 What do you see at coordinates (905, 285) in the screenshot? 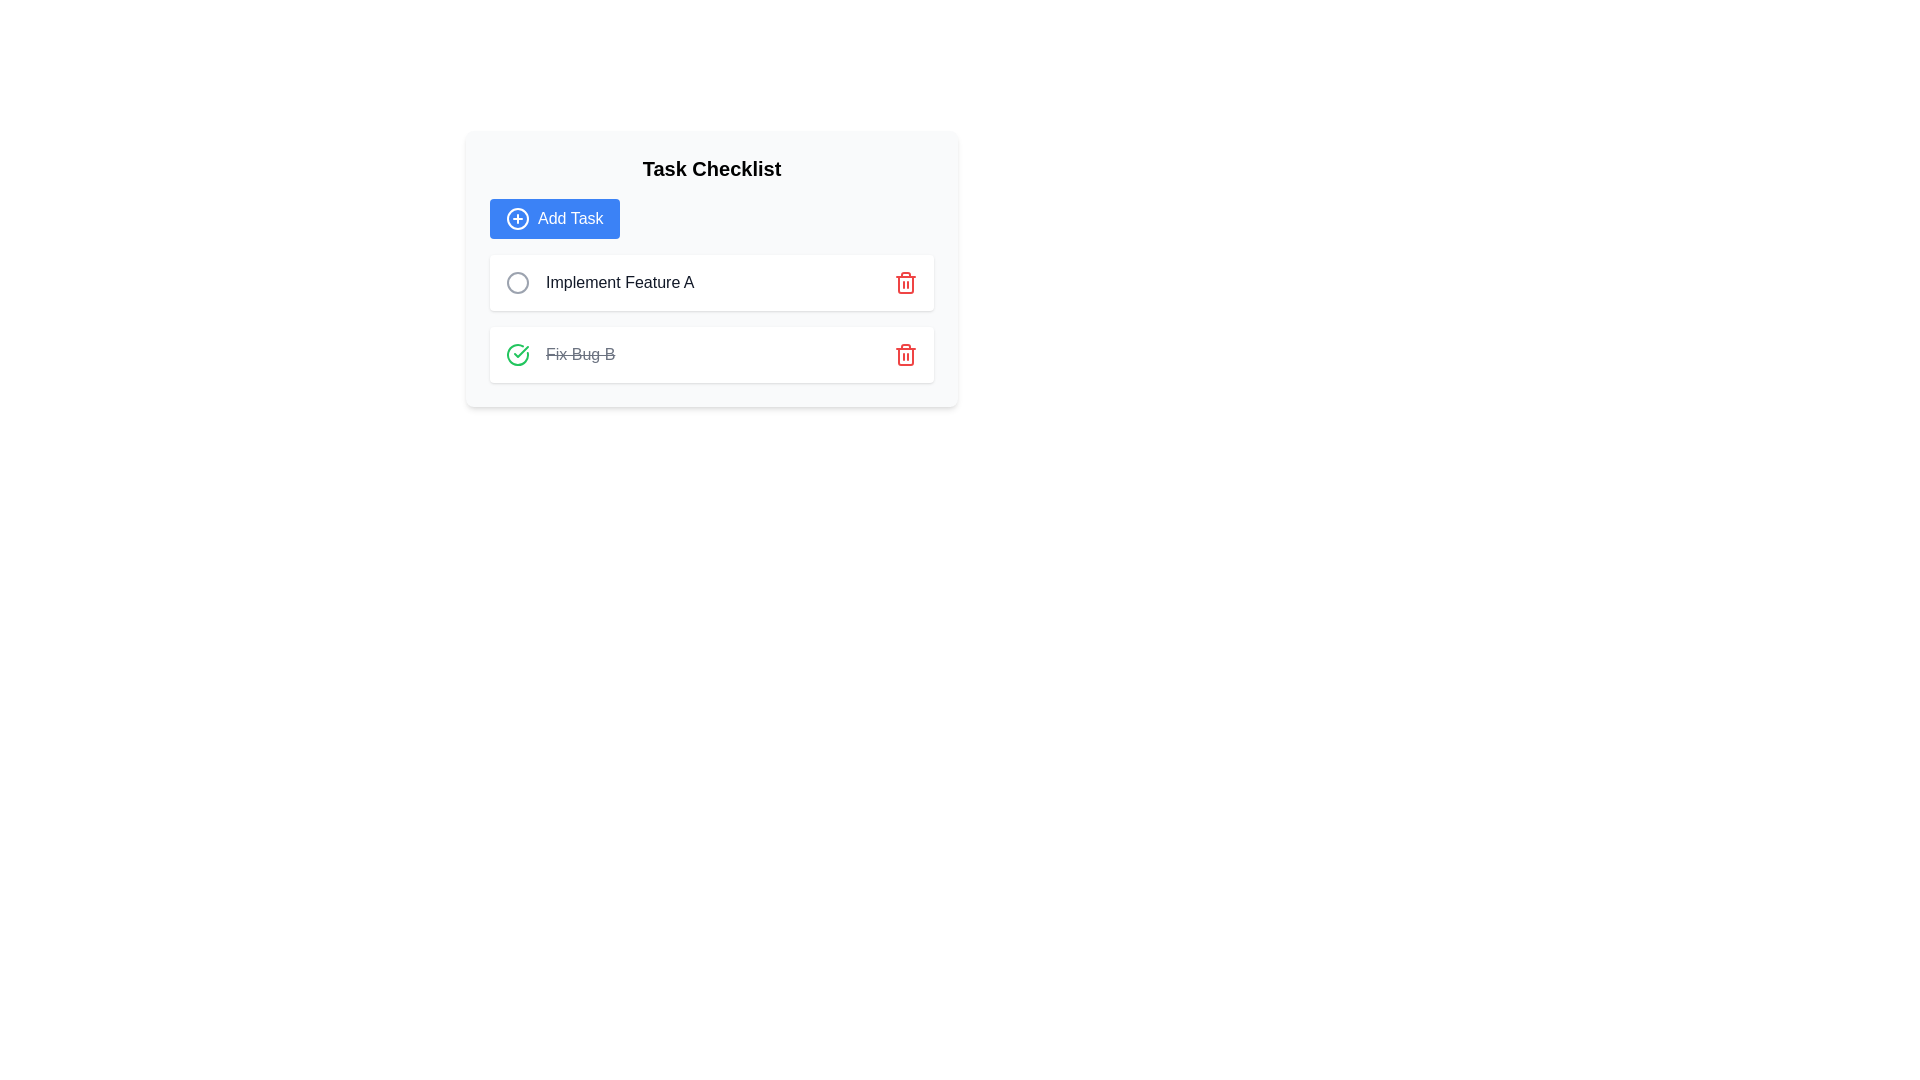
I see `the middle component of the red-colored trash can icon, which is styled with red lines and positioned to the right of the 'Implement Feature A' task row` at bounding box center [905, 285].